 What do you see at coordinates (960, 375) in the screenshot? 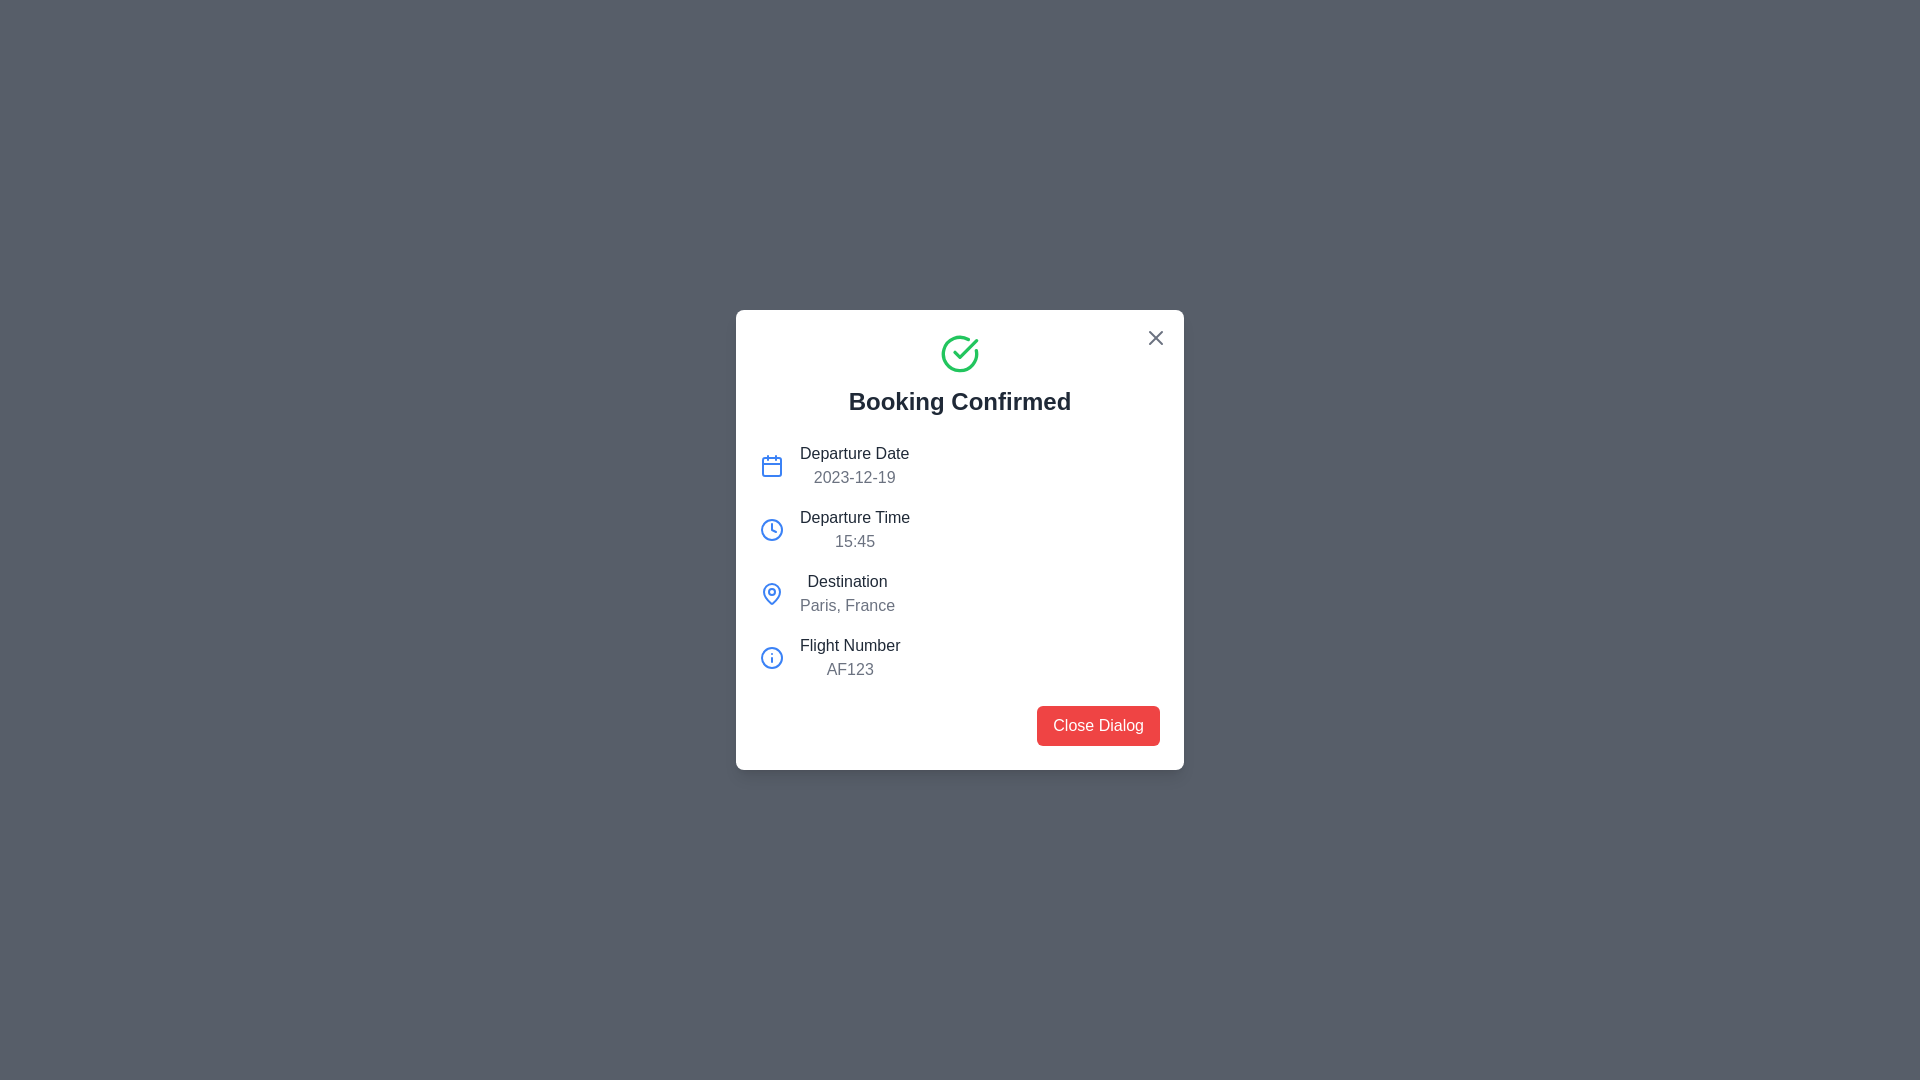
I see `the notification header displaying 'Booking Confirmed' with a green checkmark icon, located at the top-center of the modal dialog` at bounding box center [960, 375].